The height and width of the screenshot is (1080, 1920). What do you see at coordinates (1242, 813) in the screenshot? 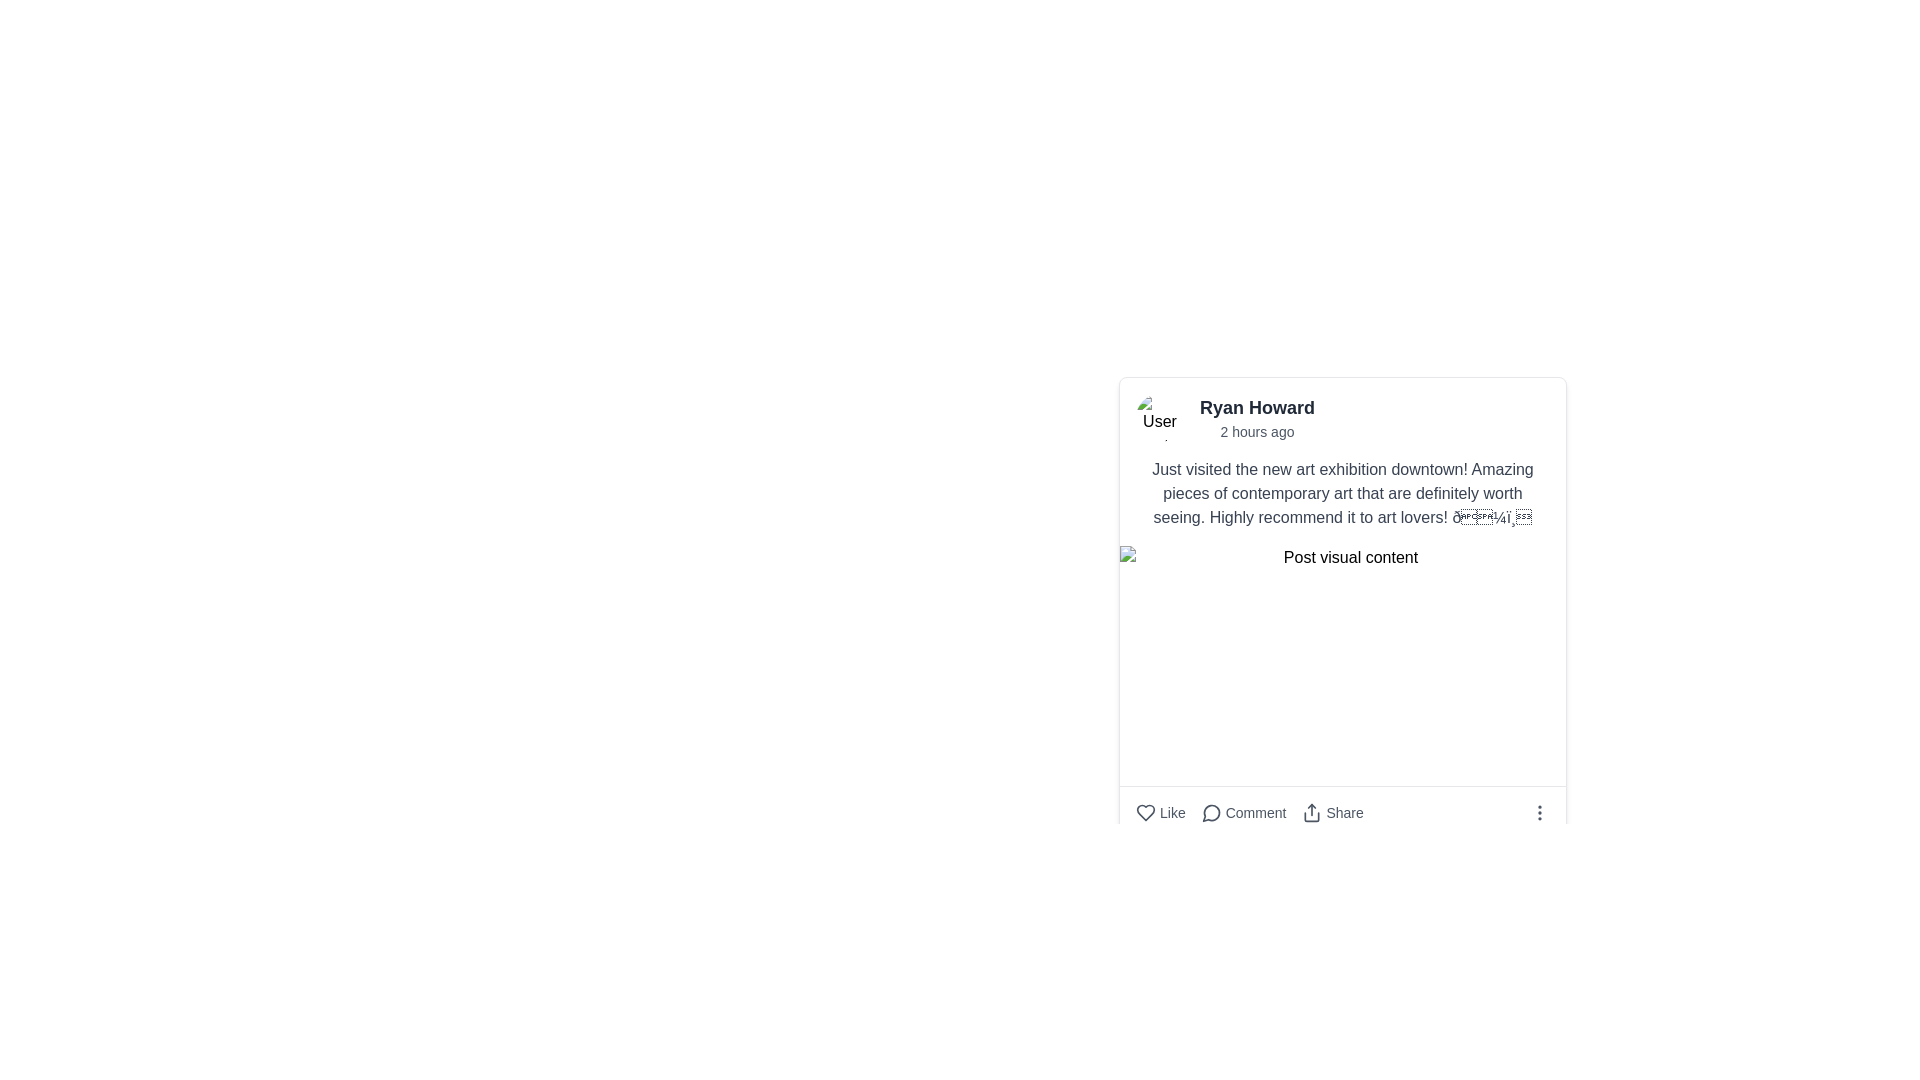
I see `the 'Comment' button, which features a speech bubble icon and changes its text color to blue when hovered` at bounding box center [1242, 813].